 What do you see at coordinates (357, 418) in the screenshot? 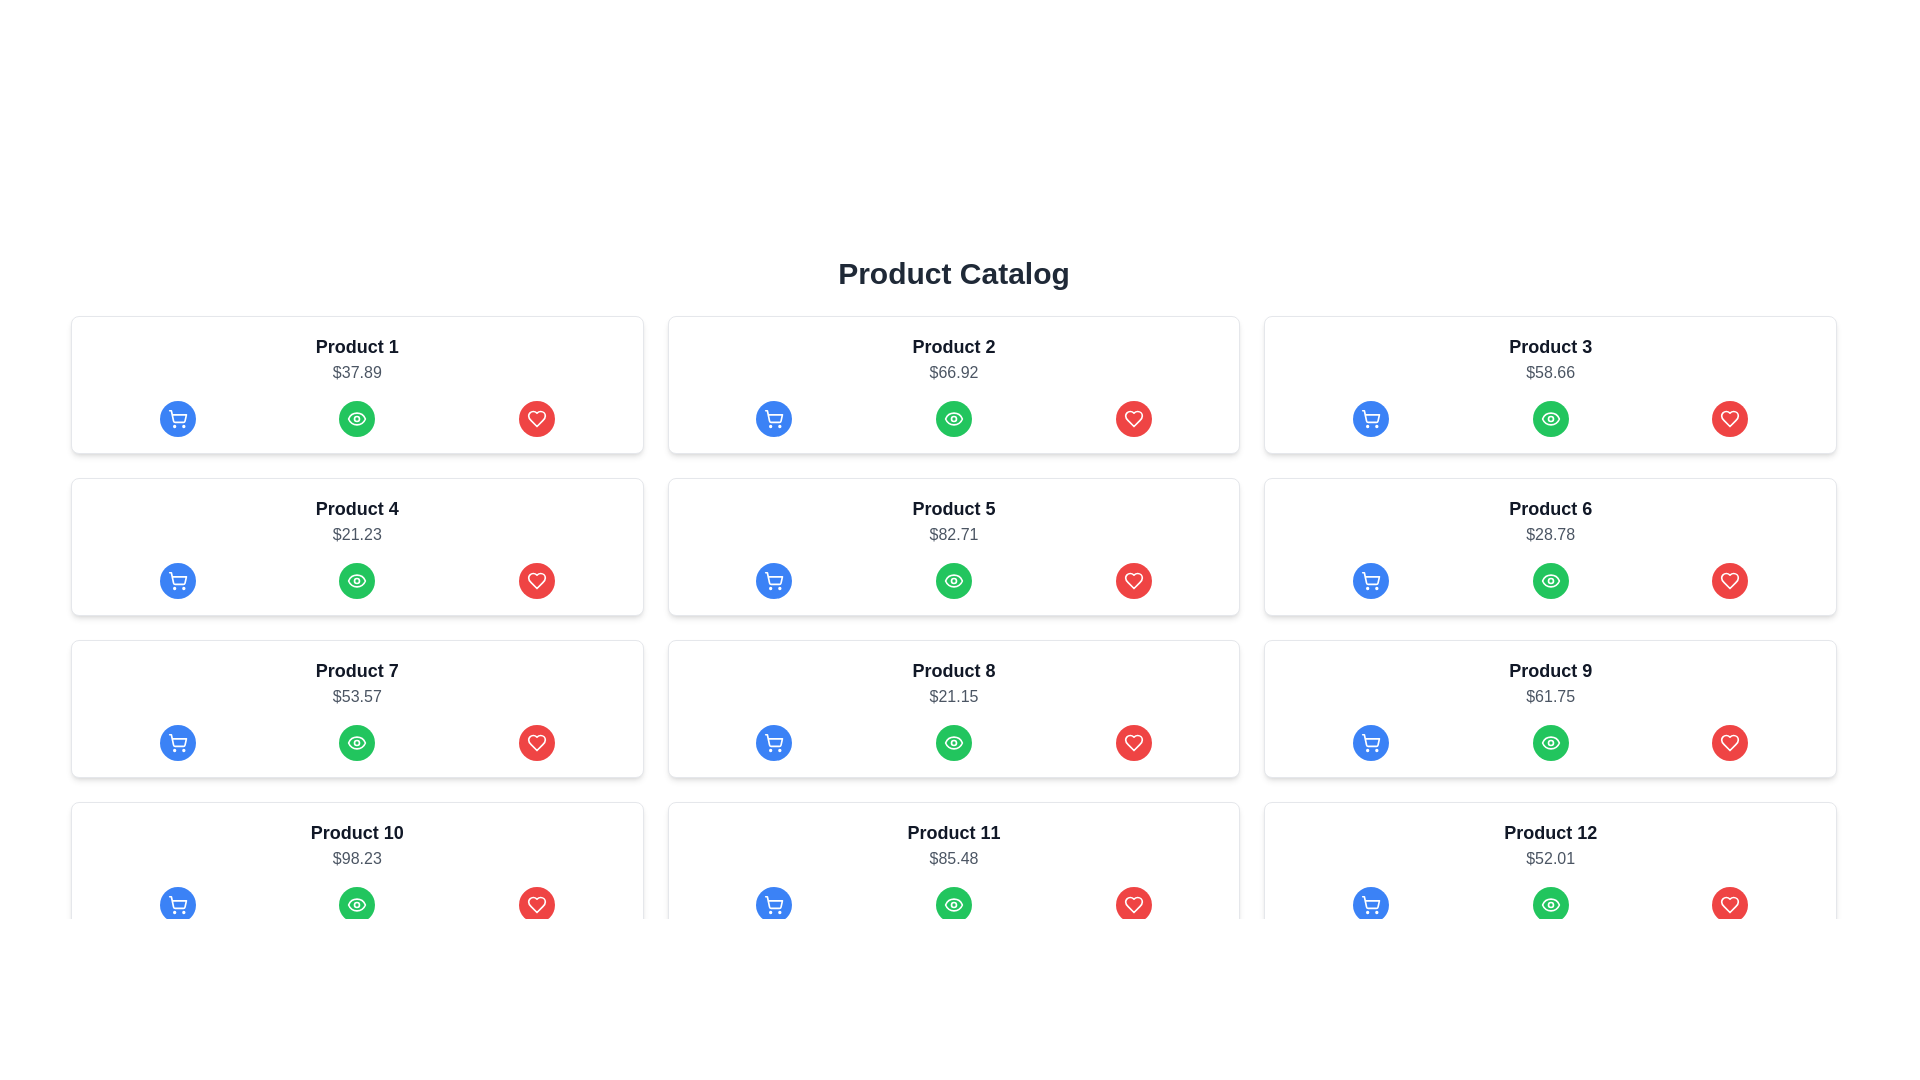
I see `the circular green button with a white 'eye' icon, located in the tile for 'Product 1'` at bounding box center [357, 418].